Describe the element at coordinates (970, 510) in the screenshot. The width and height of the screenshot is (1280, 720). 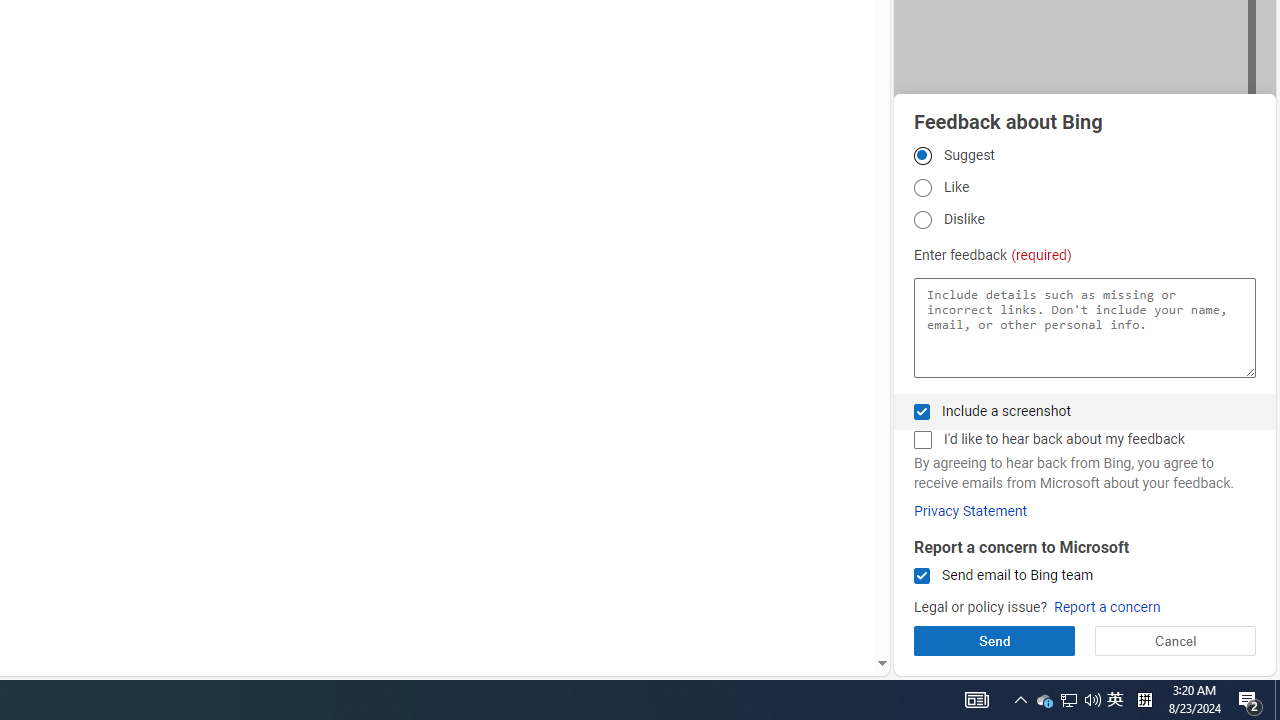
I see `'Privacy Statement'` at that location.